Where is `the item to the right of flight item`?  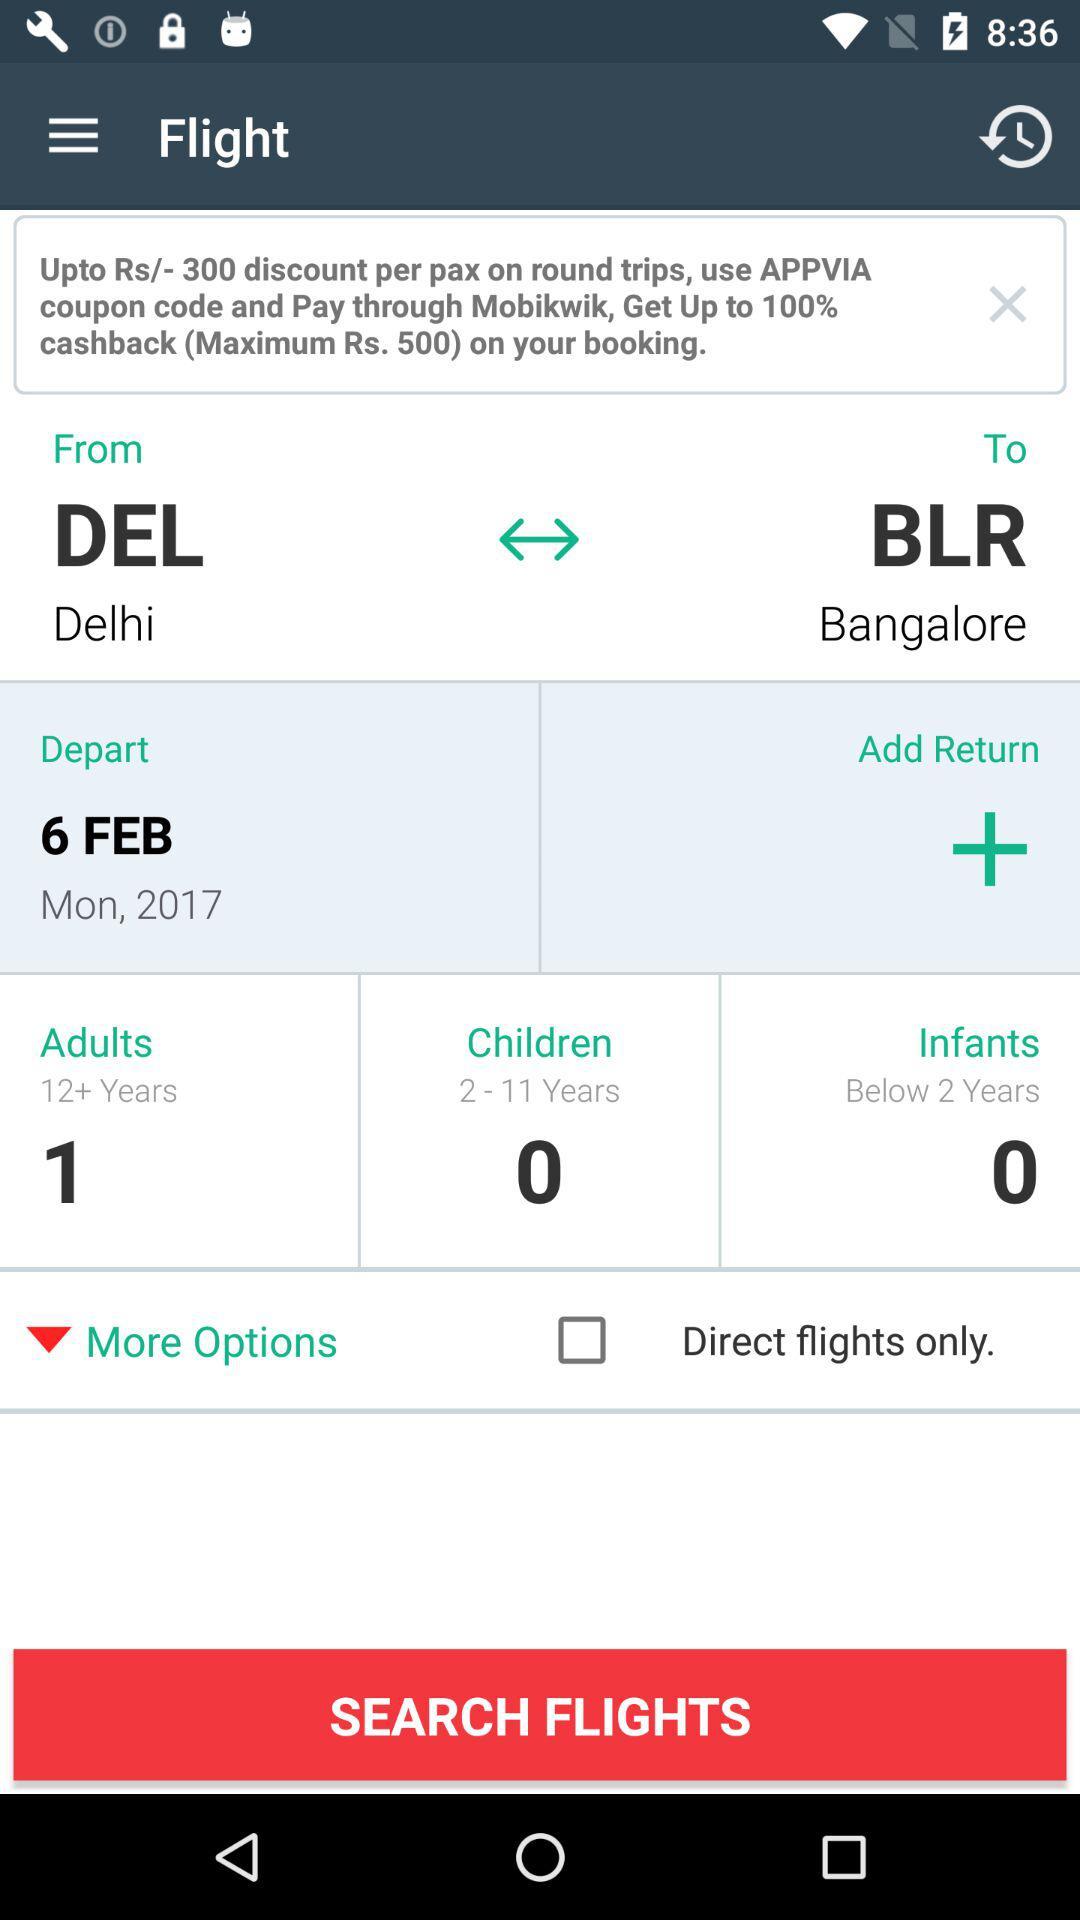
the item to the right of flight item is located at coordinates (1017, 135).